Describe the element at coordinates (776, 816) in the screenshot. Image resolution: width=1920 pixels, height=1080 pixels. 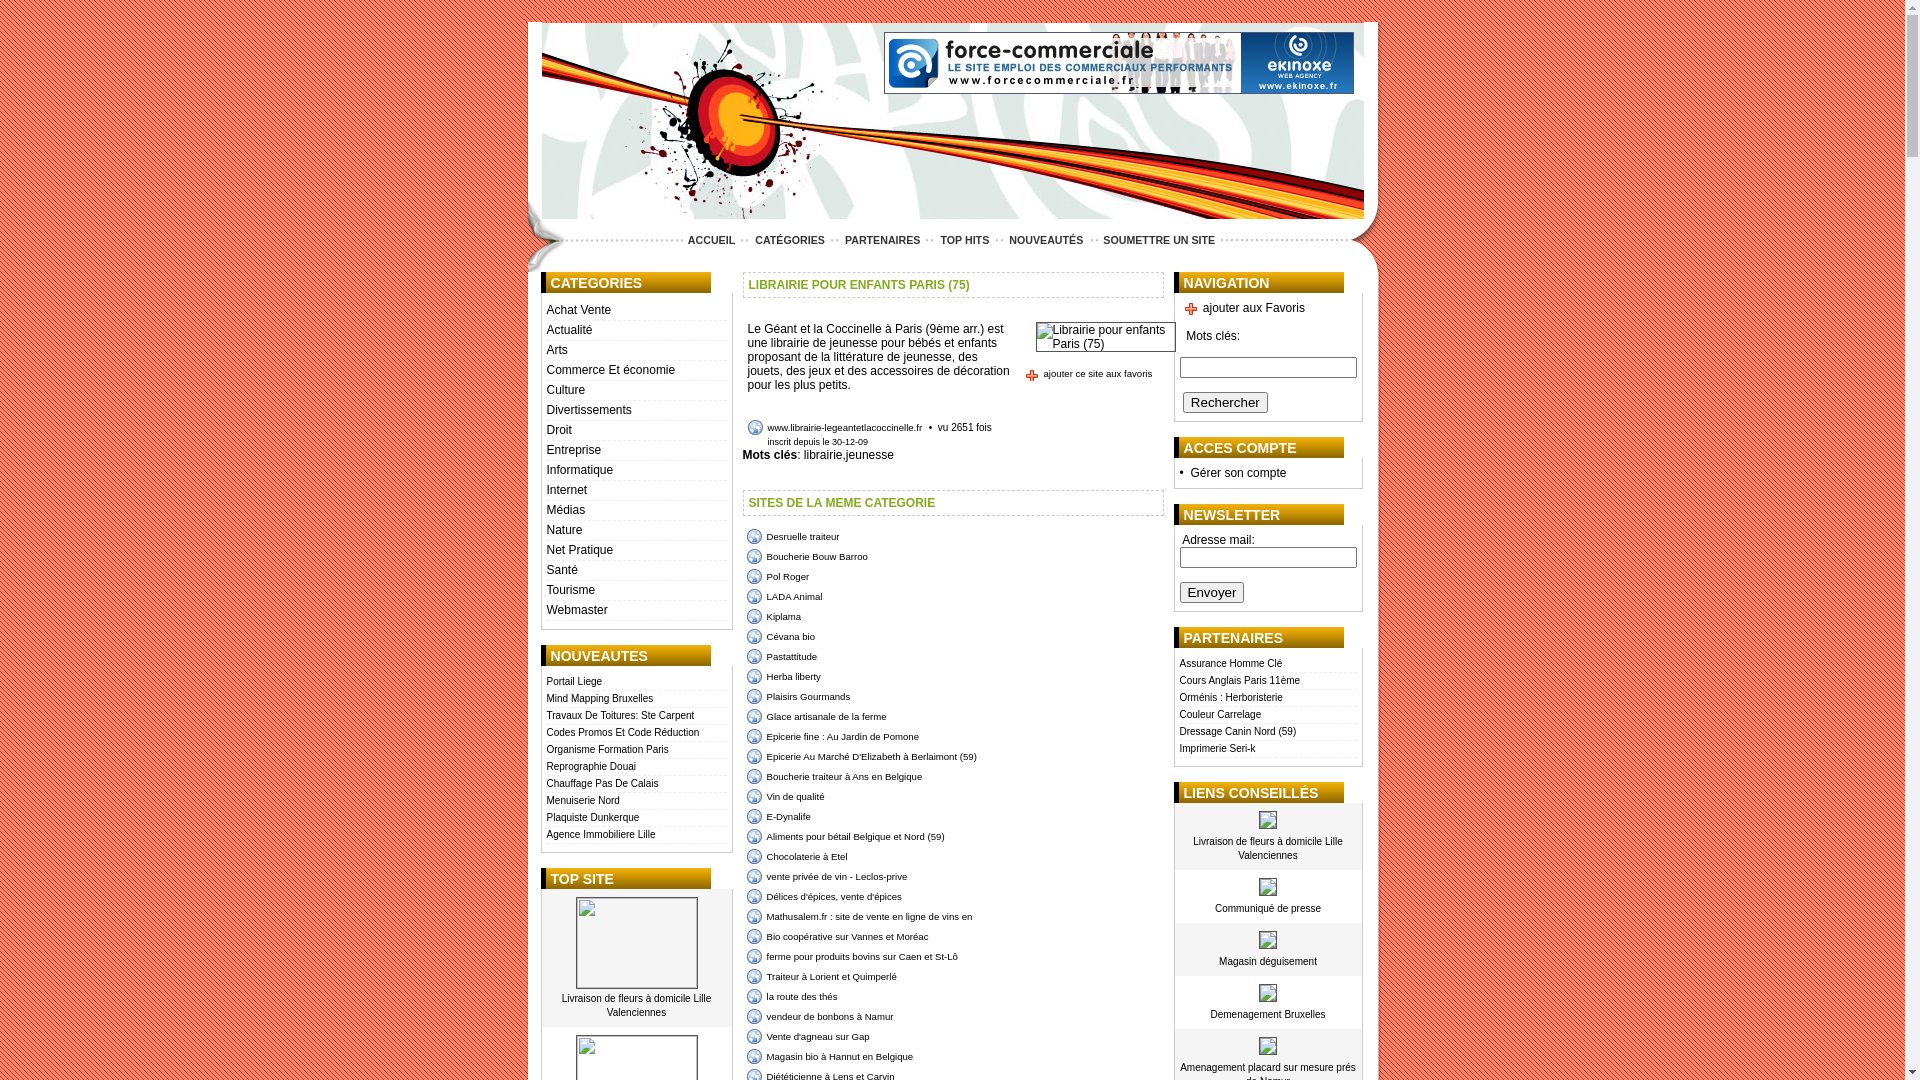
I see `'E-Dynalife'` at that location.